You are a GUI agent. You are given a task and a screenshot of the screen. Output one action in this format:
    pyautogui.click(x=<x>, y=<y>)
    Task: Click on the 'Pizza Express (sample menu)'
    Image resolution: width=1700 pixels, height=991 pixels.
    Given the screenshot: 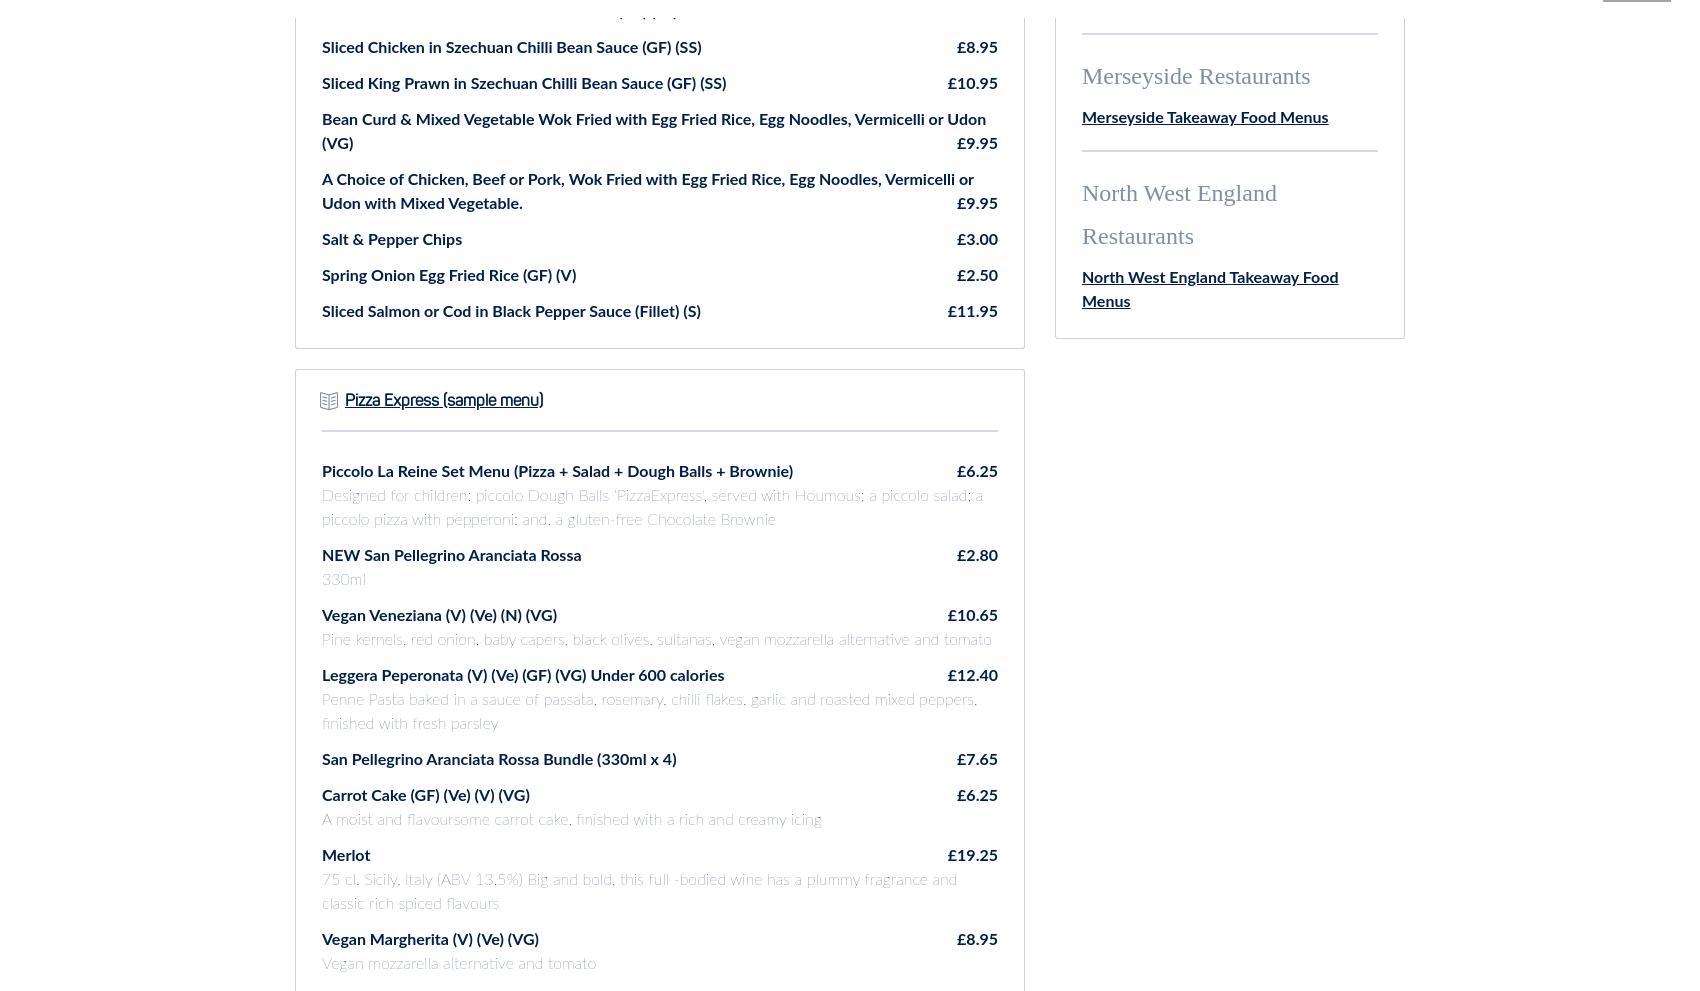 What is the action you would take?
    pyautogui.click(x=444, y=399)
    